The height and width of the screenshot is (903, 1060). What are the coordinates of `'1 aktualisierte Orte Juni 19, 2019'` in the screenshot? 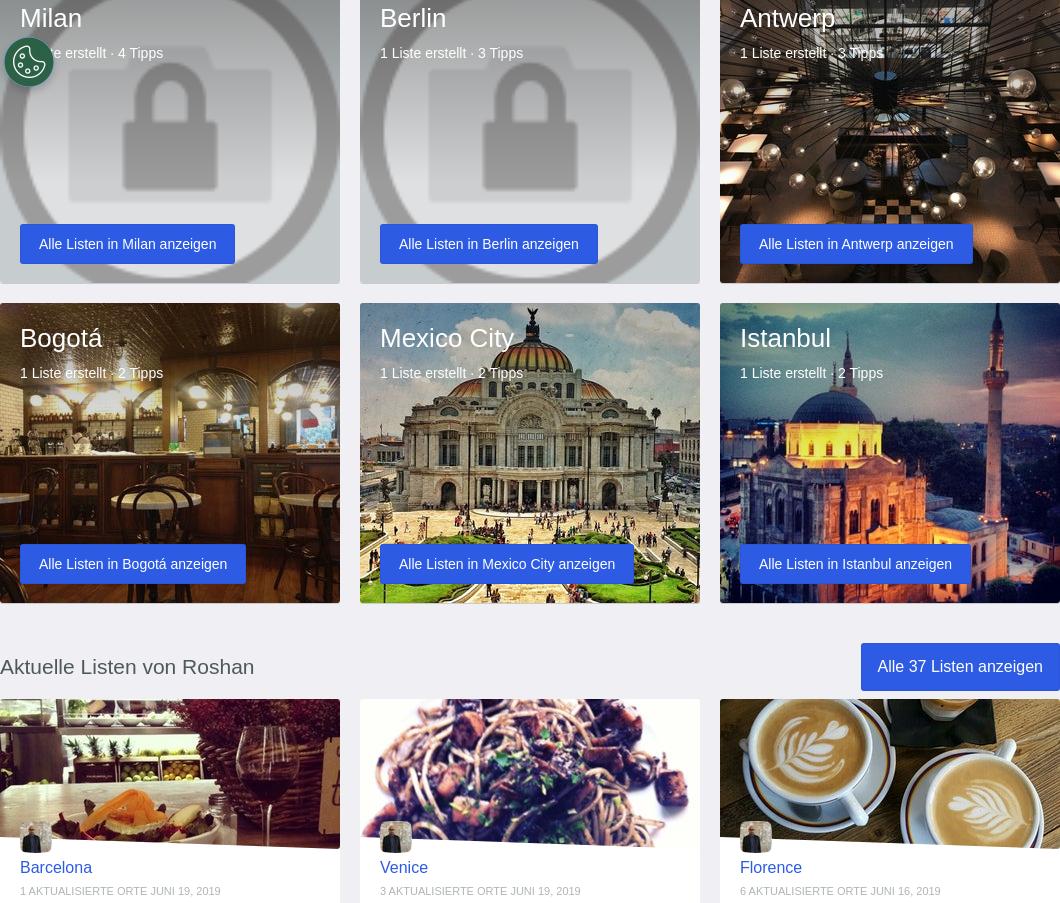 It's located at (119, 889).